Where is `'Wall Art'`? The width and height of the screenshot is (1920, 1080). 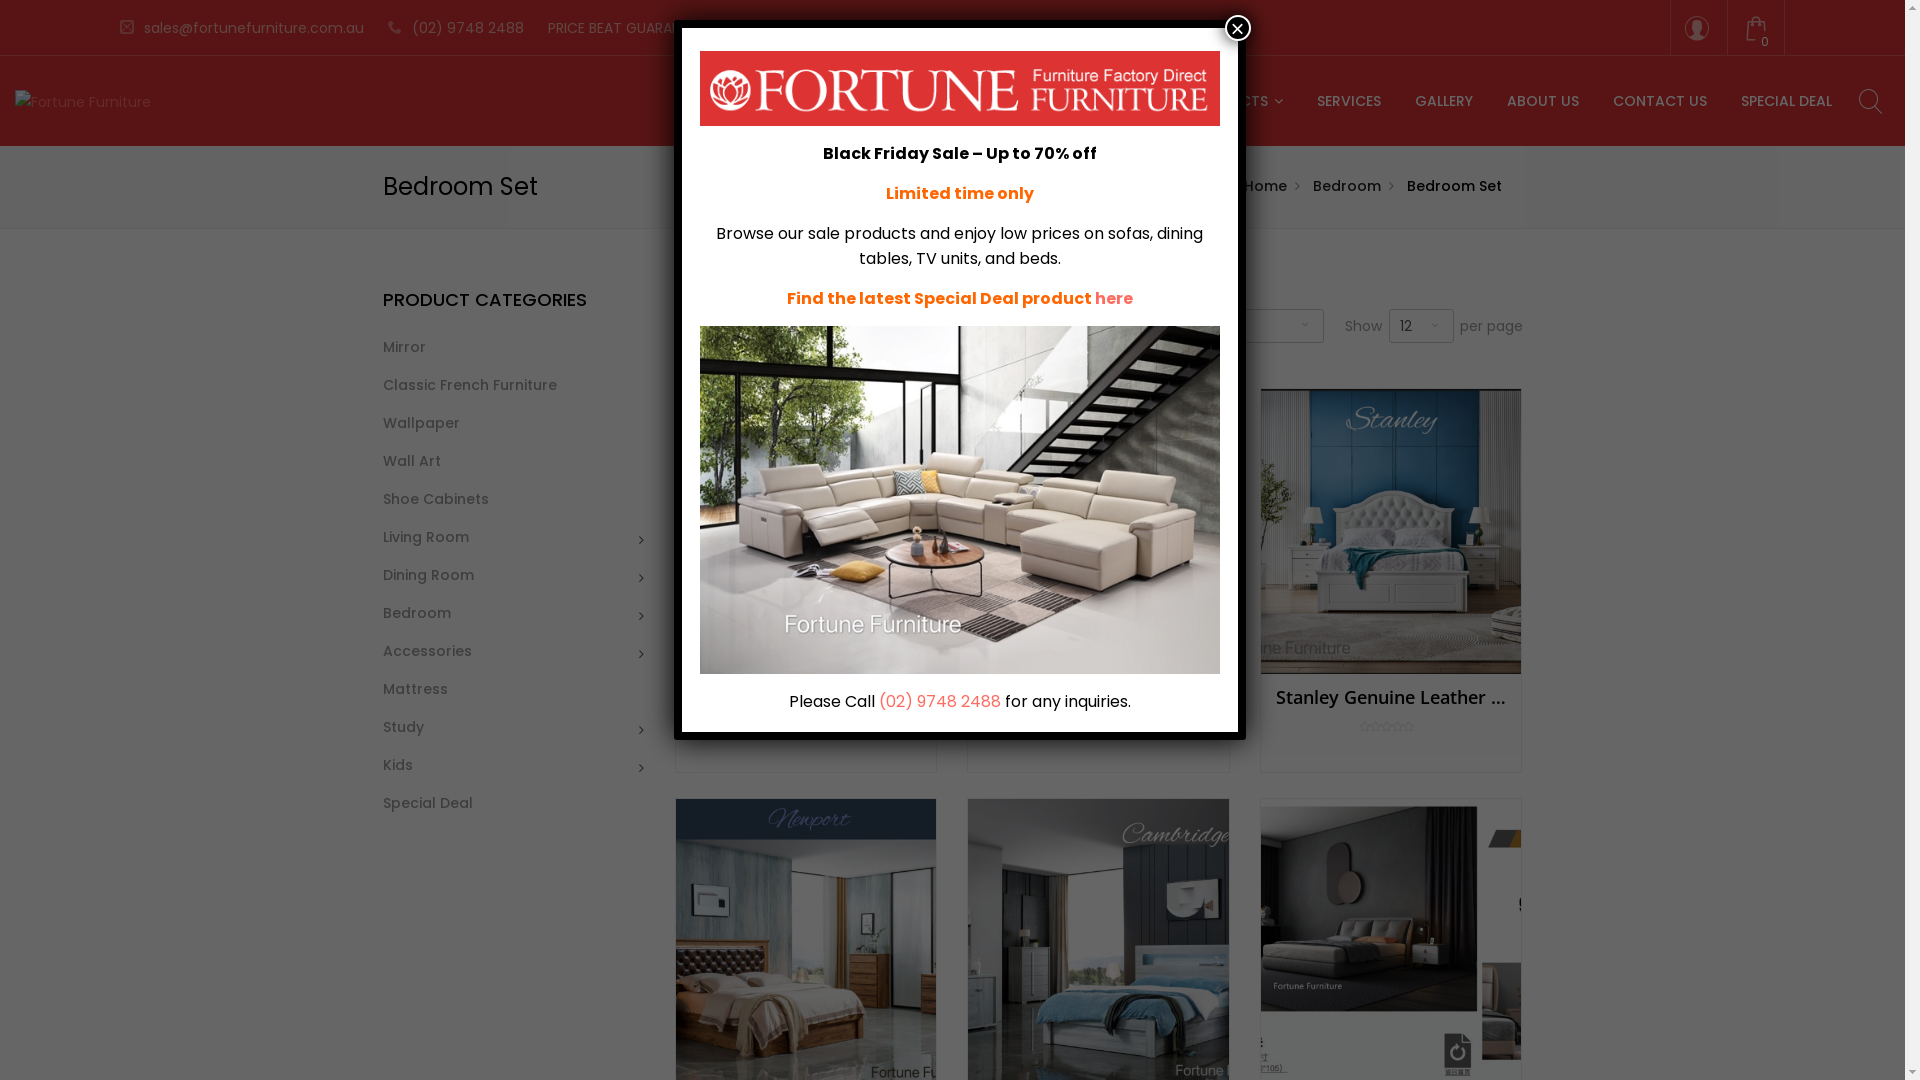
'Wall Art' is located at coordinates (410, 459).